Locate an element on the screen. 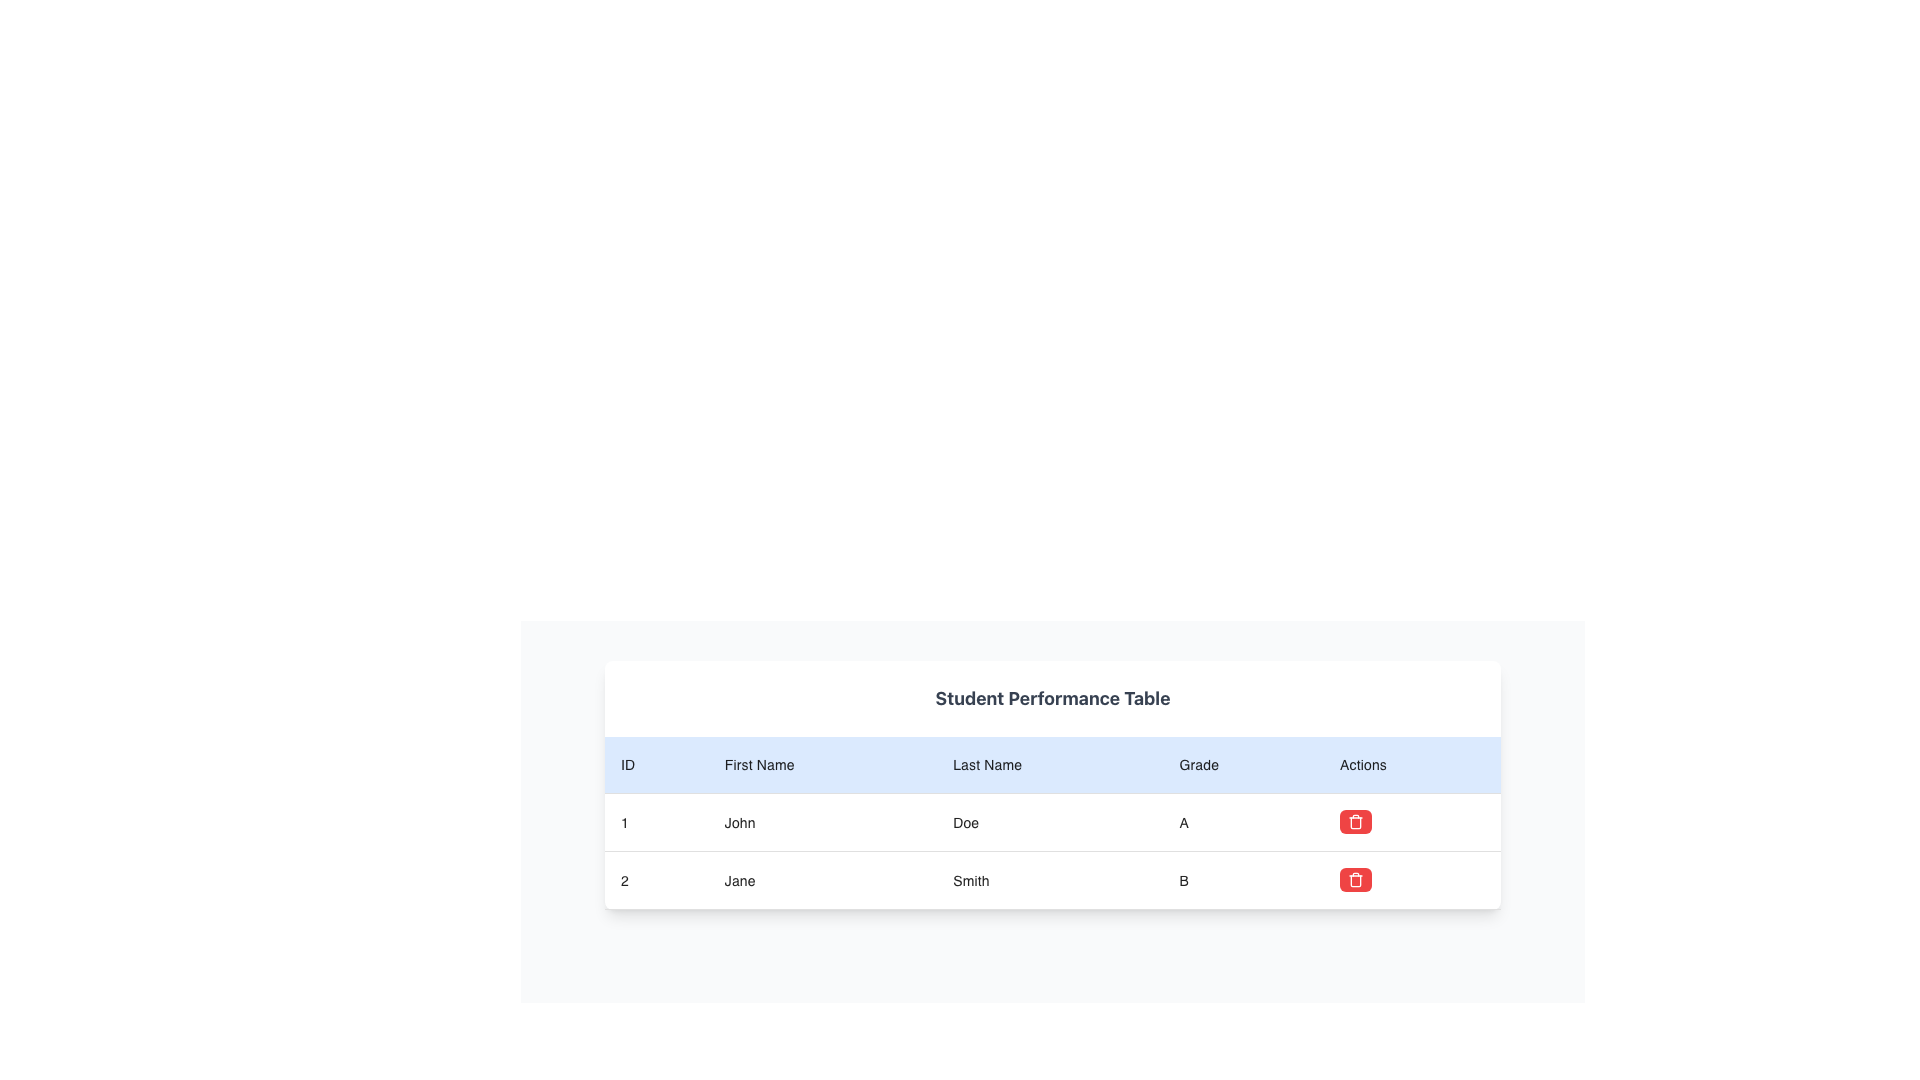 Image resolution: width=1920 pixels, height=1080 pixels. the fifth cell in the 'Actions' column of the table, which serves as a placeholder or spacing component, located at the rightmost edge of the row is located at coordinates (1411, 822).